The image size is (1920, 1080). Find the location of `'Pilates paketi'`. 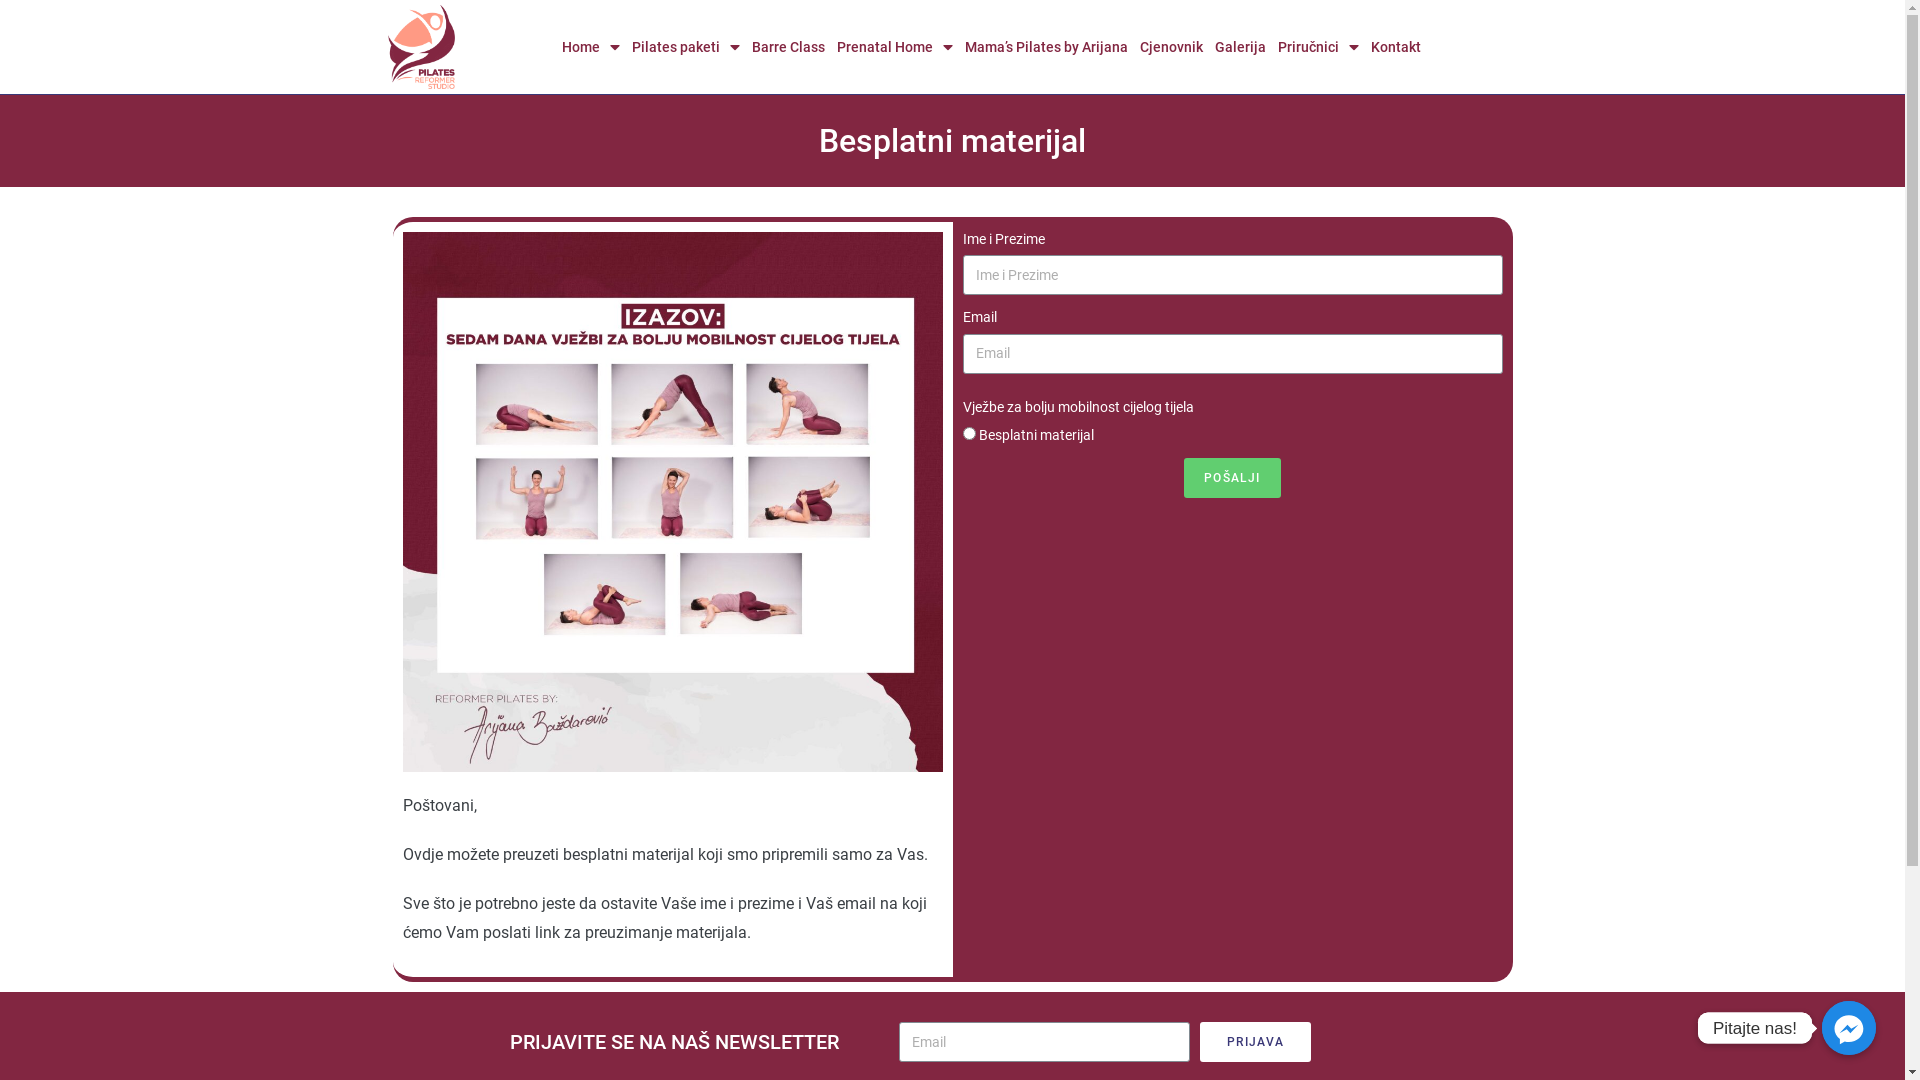

'Pilates paketi' is located at coordinates (686, 45).